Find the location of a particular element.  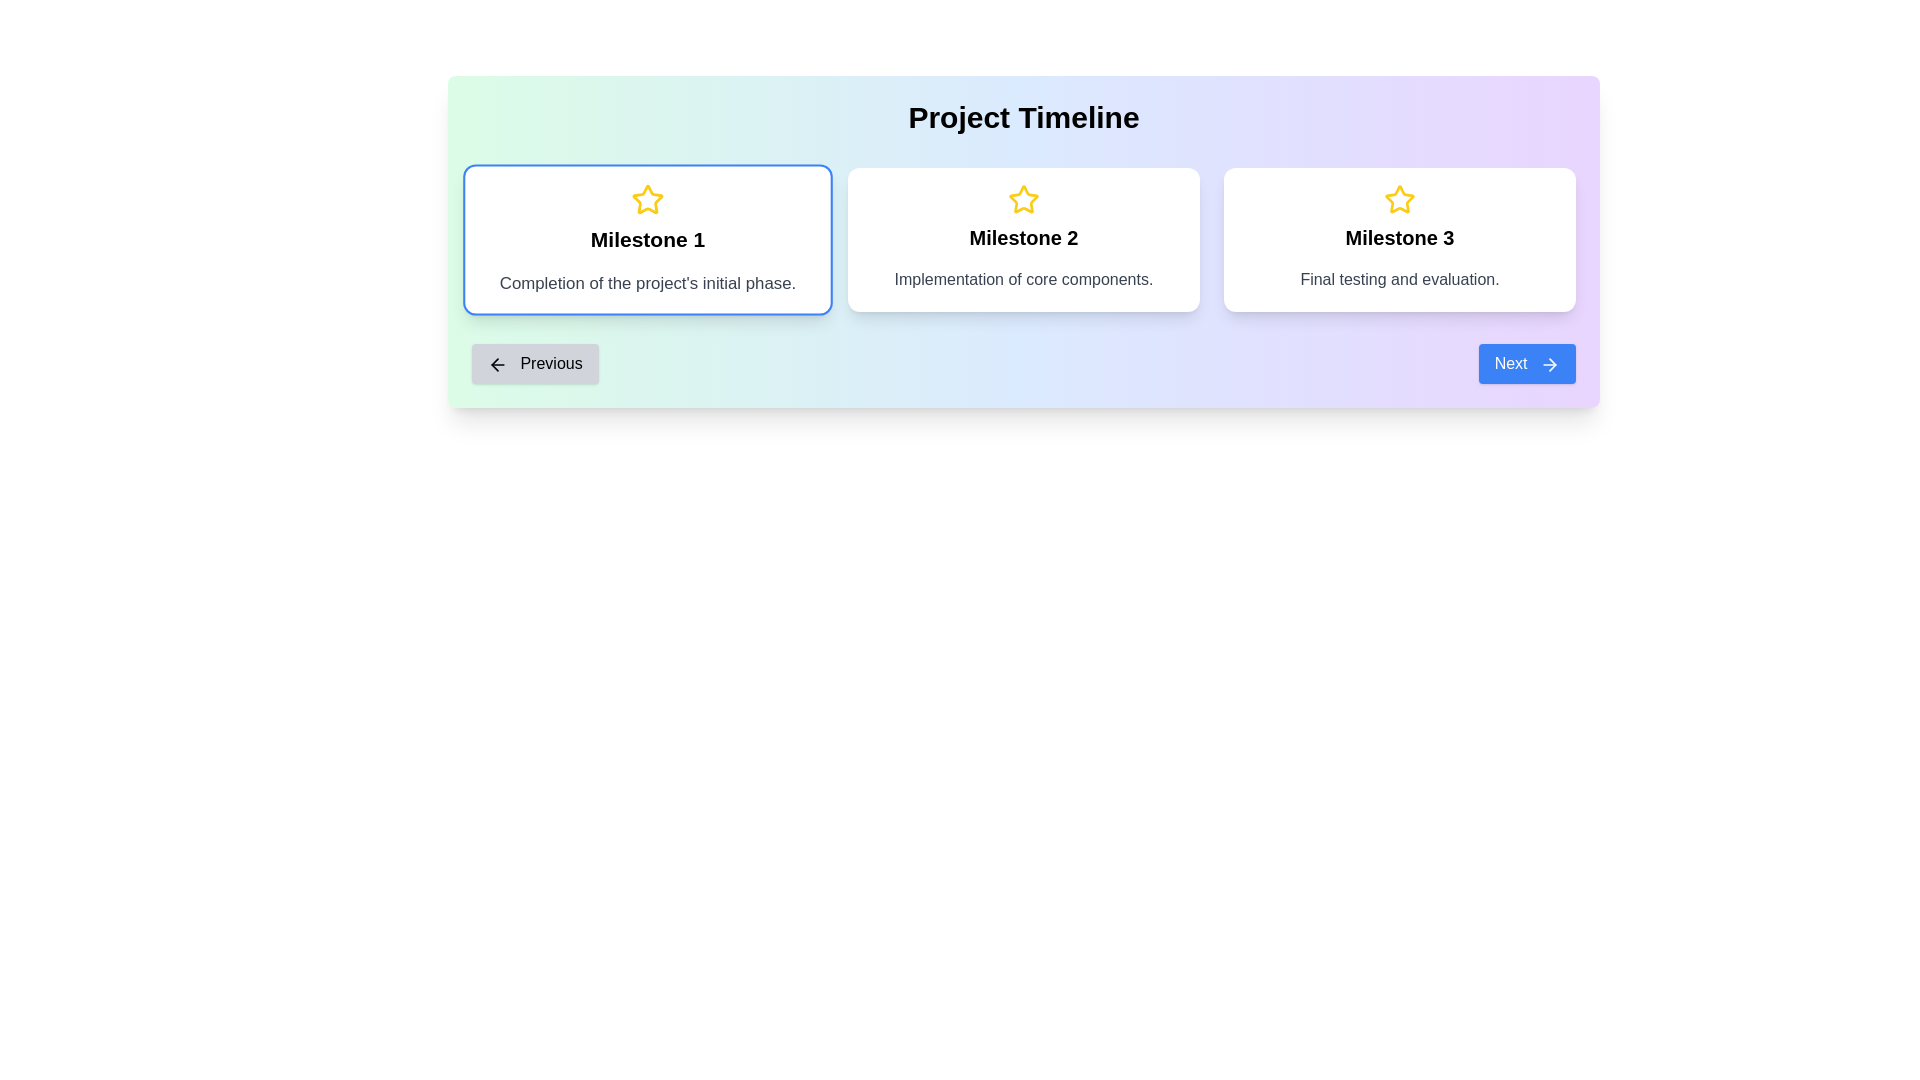

the Informative card titled 'Milestone 3', which is a rectangular card with rounded corners and a shadow effect, located at the far right of the three milestone cards is located at coordinates (1399, 238).